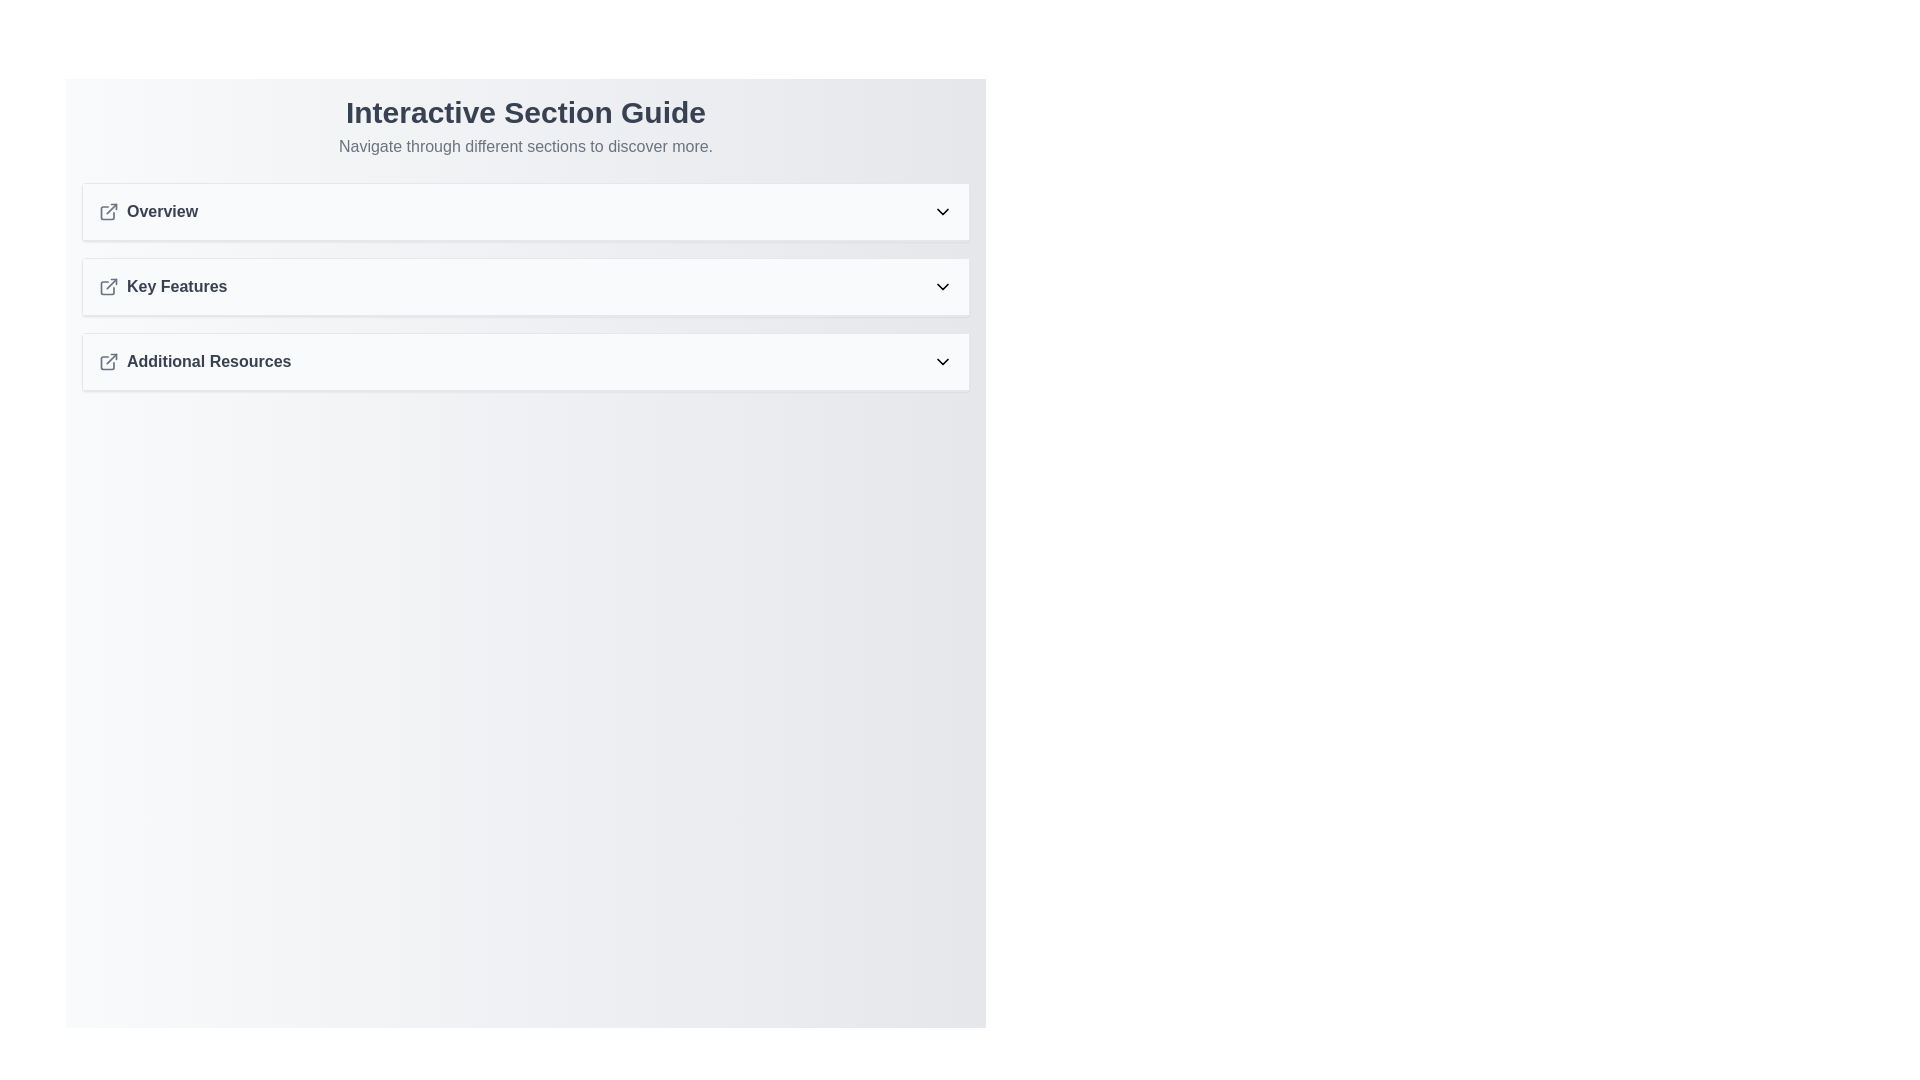 The image size is (1920, 1080). What do you see at coordinates (526, 112) in the screenshot?
I see `the title Text Label that serves as a heading for the web page section, located at the top-middle of the interface, above the subtitle 'Navigate through different sections to discover more.'` at bounding box center [526, 112].